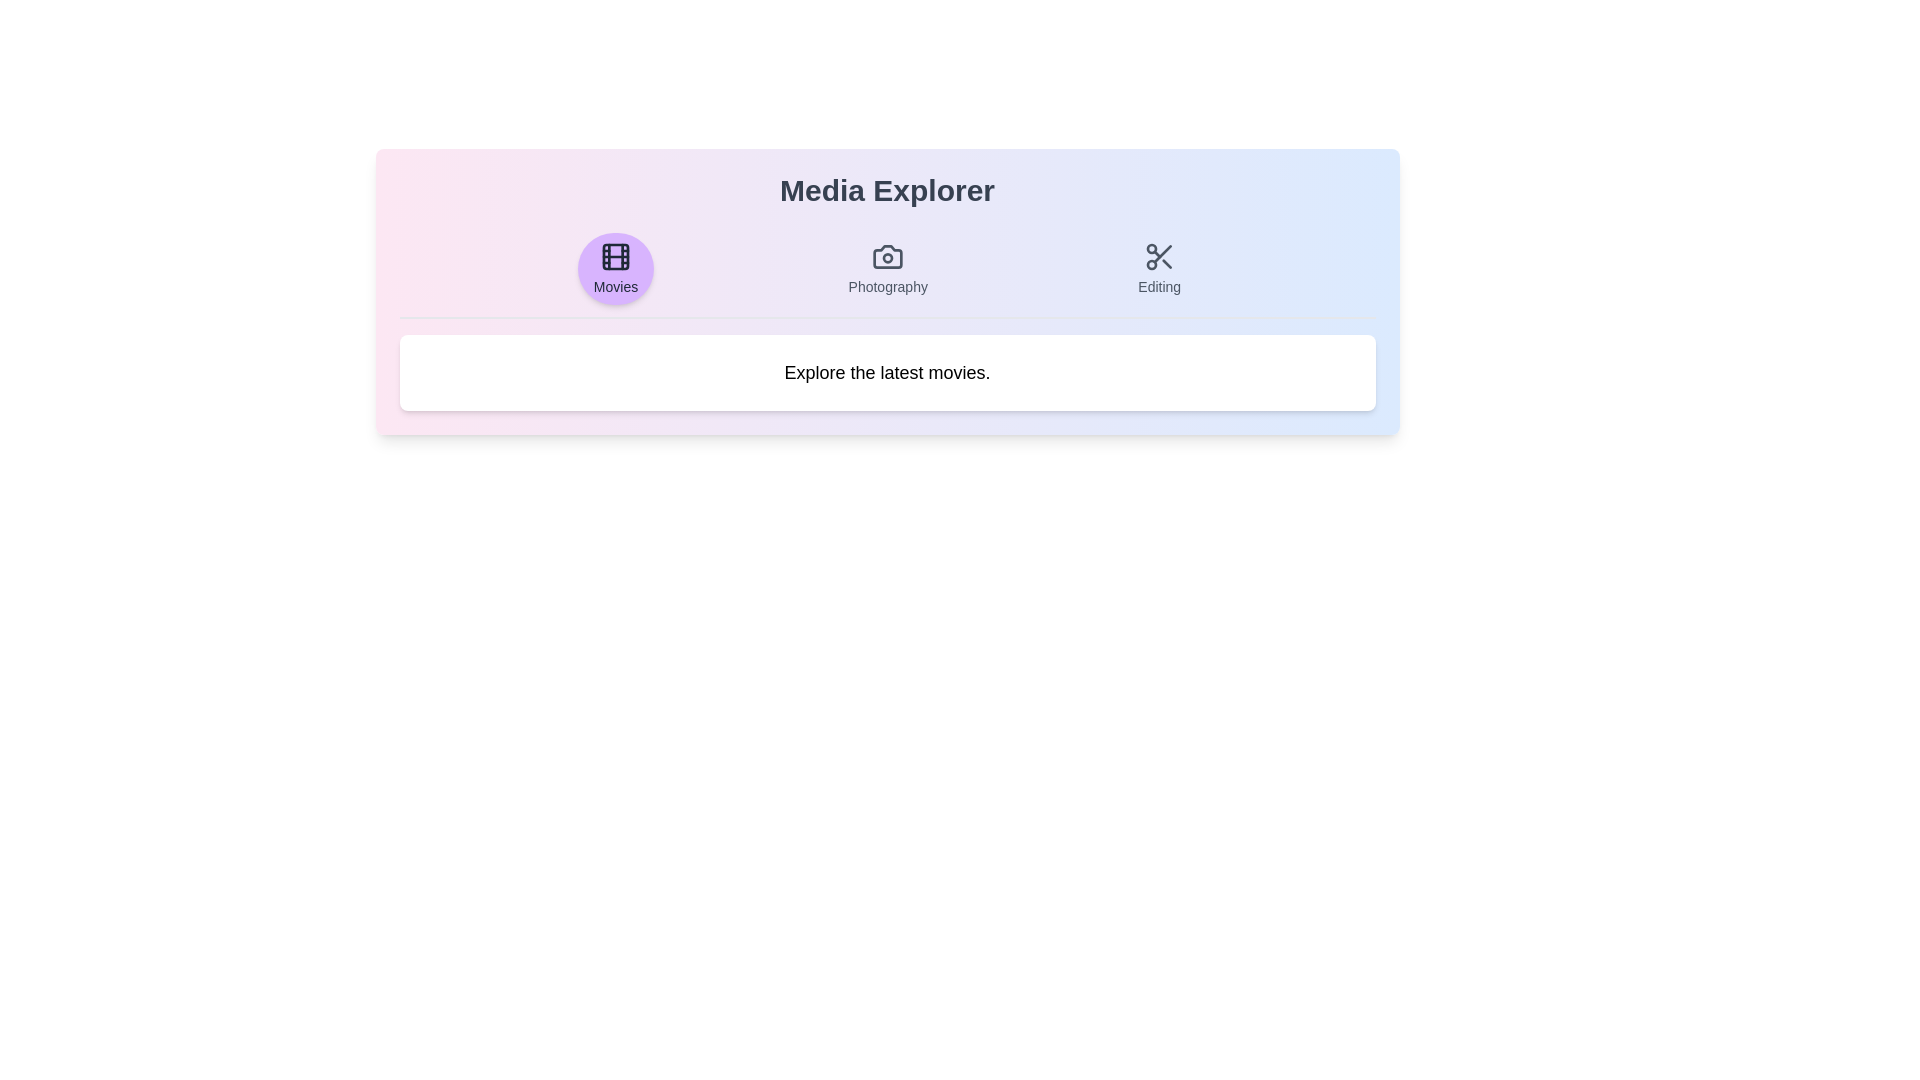 The image size is (1920, 1080). Describe the element at coordinates (614, 268) in the screenshot. I see `the Movies tab in the AdvancedMediaTabs component` at that location.